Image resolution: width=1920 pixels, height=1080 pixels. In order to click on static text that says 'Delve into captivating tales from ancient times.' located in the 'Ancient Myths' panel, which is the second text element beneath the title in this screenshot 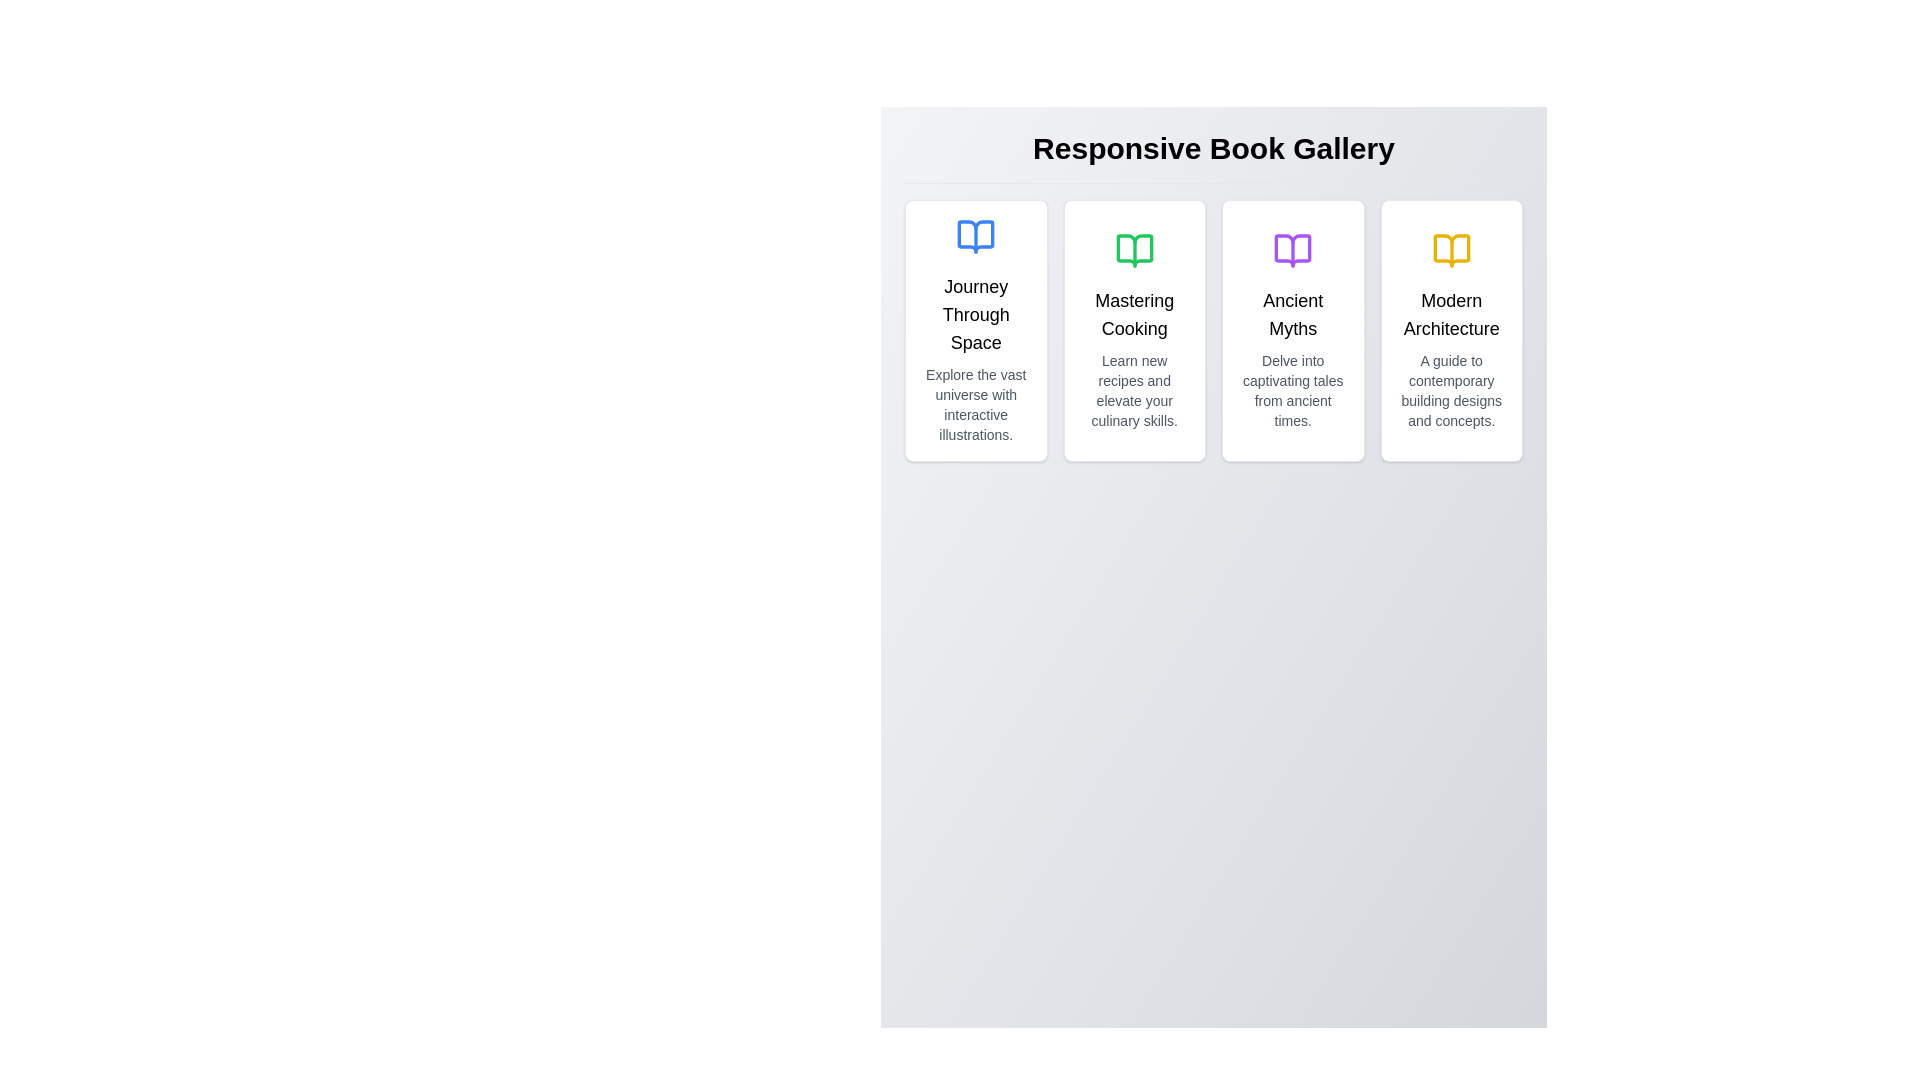, I will do `click(1293, 390)`.